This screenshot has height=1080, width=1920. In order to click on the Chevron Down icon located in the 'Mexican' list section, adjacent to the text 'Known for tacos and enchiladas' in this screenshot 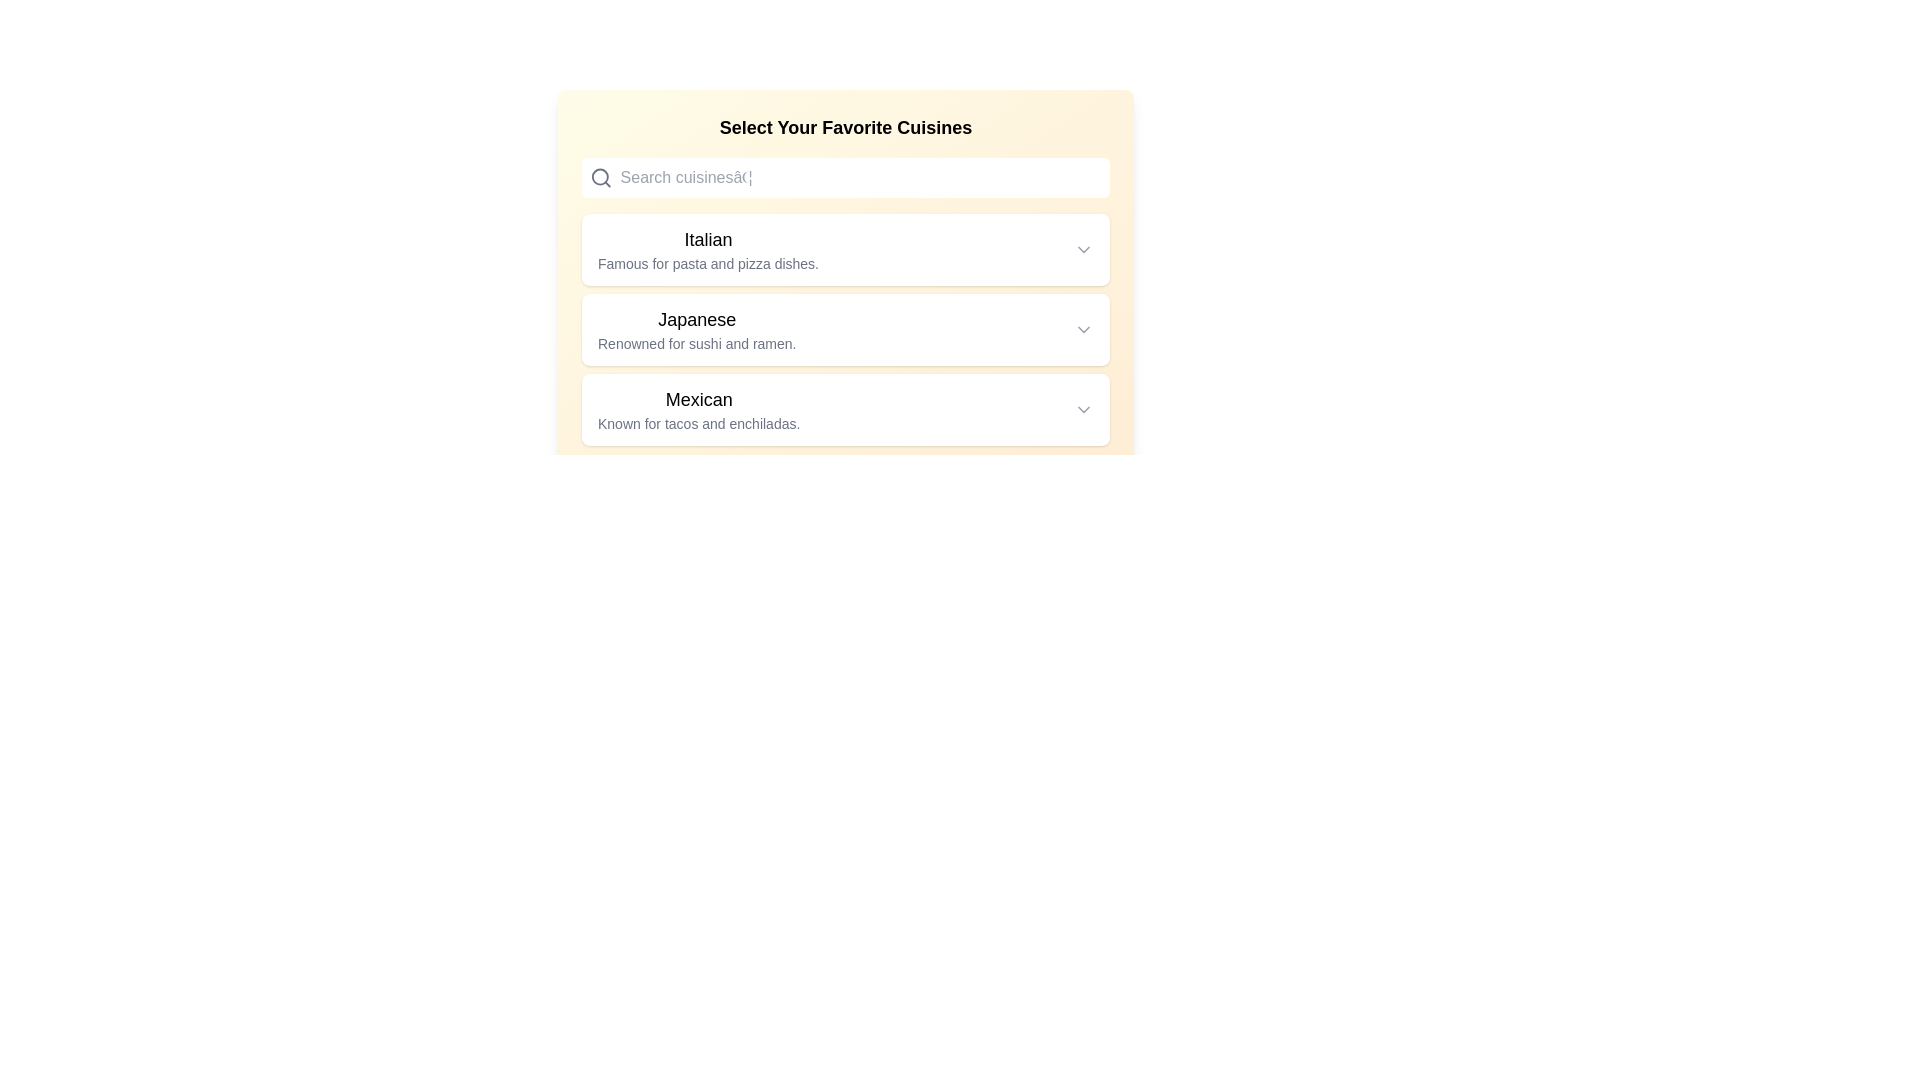, I will do `click(1083, 408)`.